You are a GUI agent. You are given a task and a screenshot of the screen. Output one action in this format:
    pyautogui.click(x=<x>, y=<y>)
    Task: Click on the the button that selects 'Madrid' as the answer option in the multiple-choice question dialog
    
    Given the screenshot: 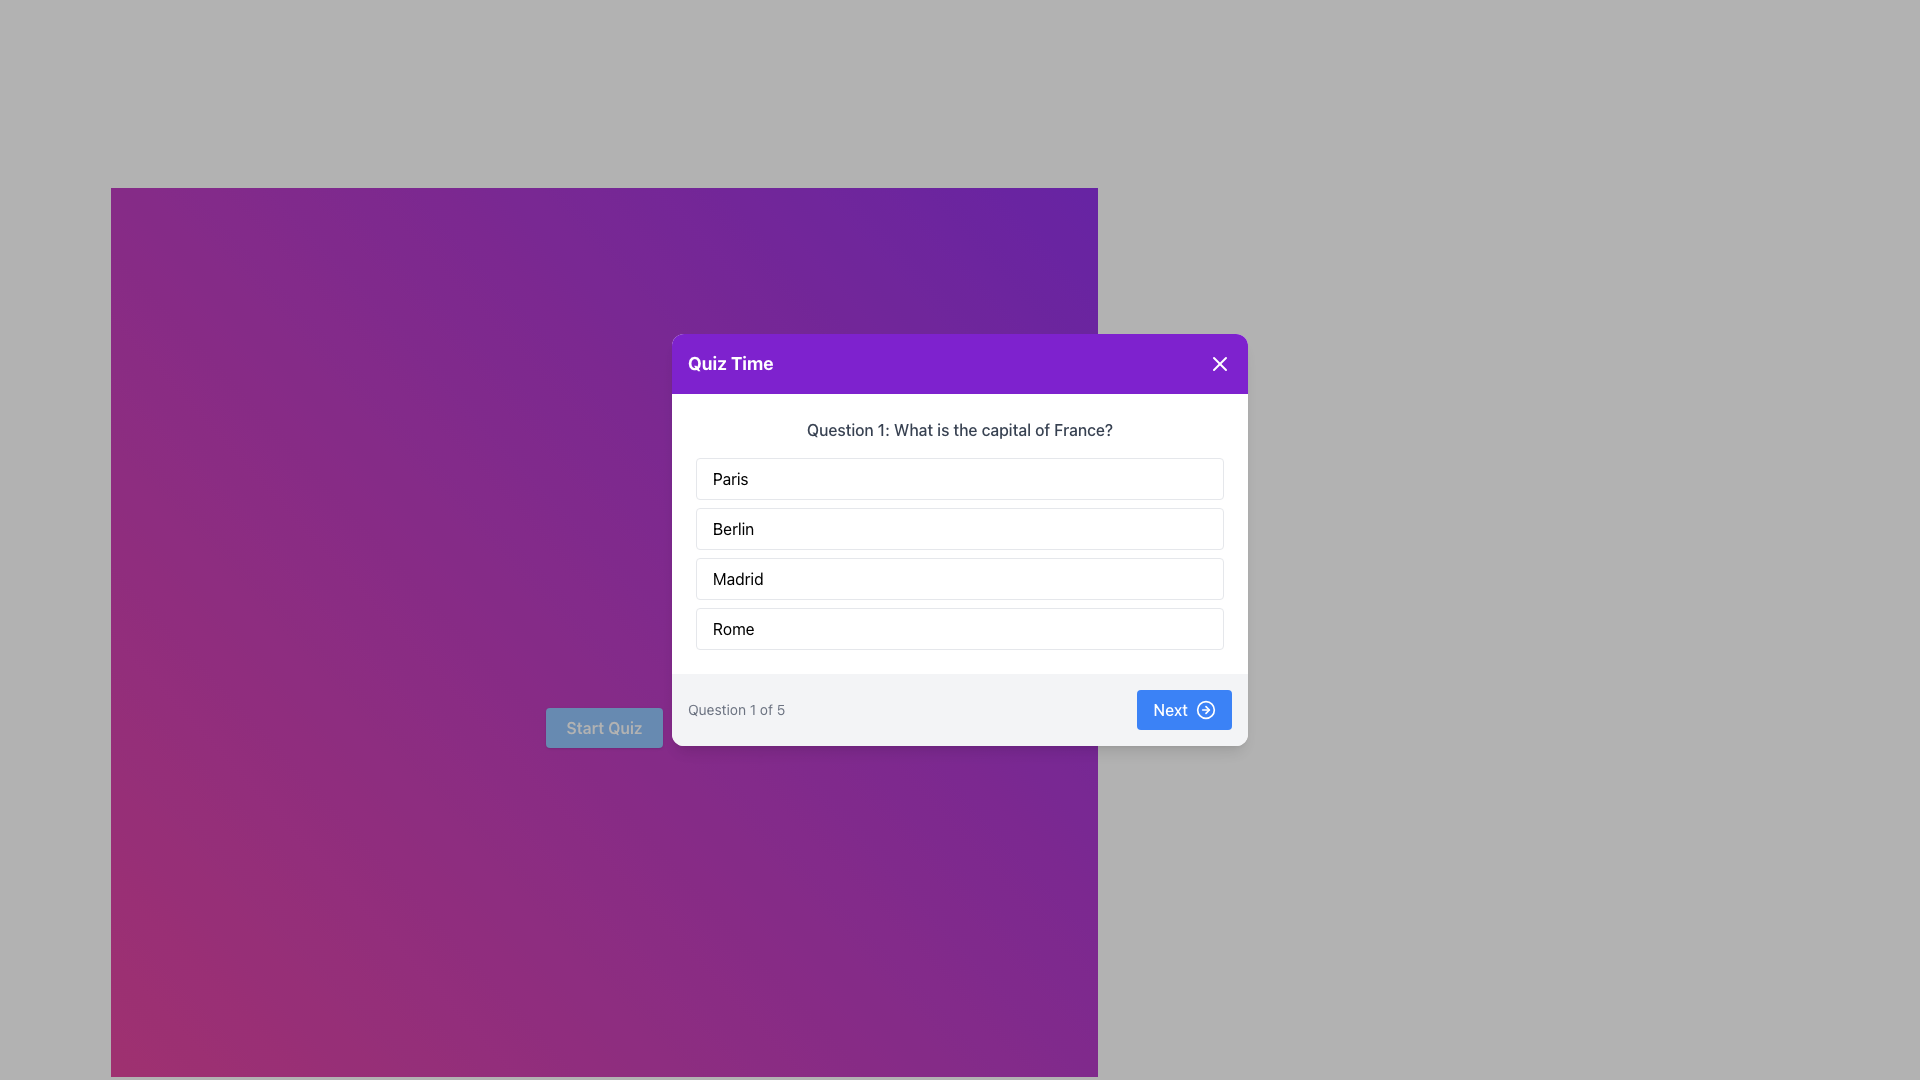 What is the action you would take?
    pyautogui.click(x=960, y=578)
    